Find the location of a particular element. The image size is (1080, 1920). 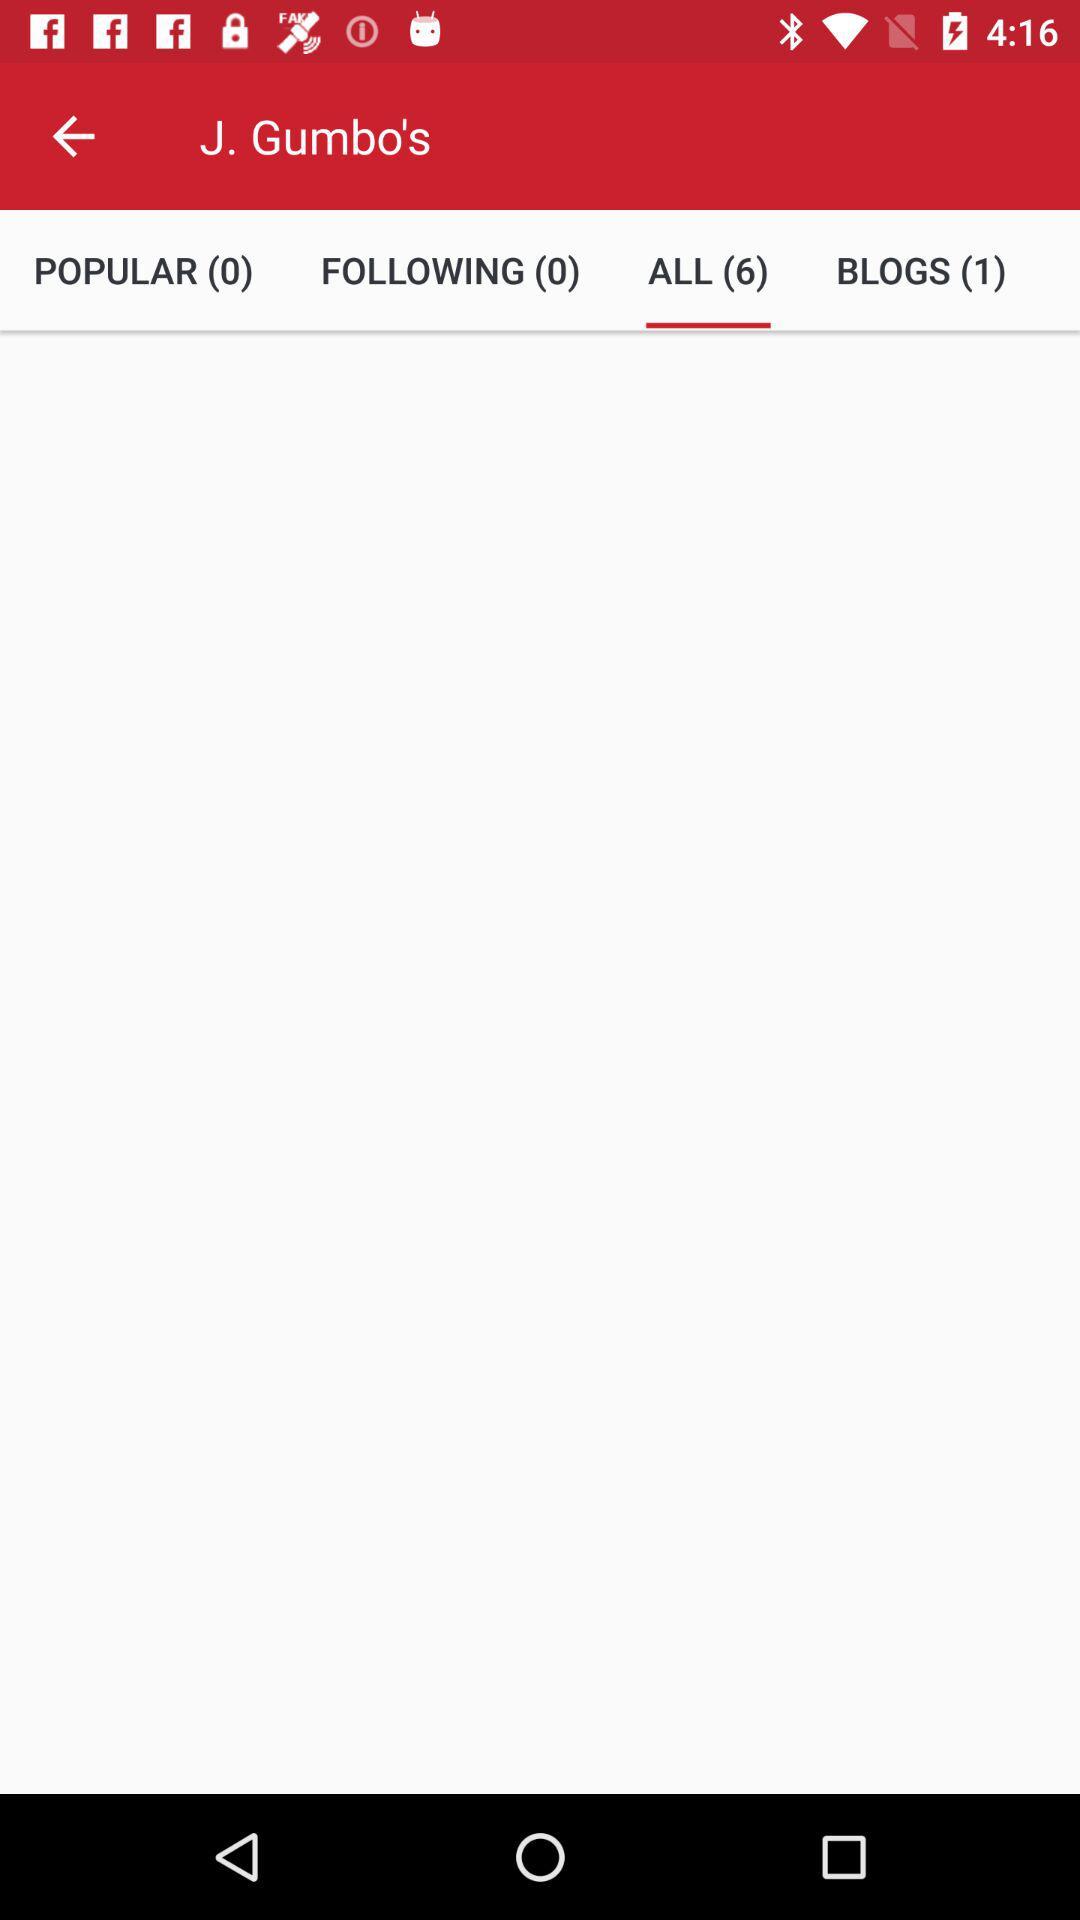

the item to the left of the j. gumbo's item is located at coordinates (72, 135).